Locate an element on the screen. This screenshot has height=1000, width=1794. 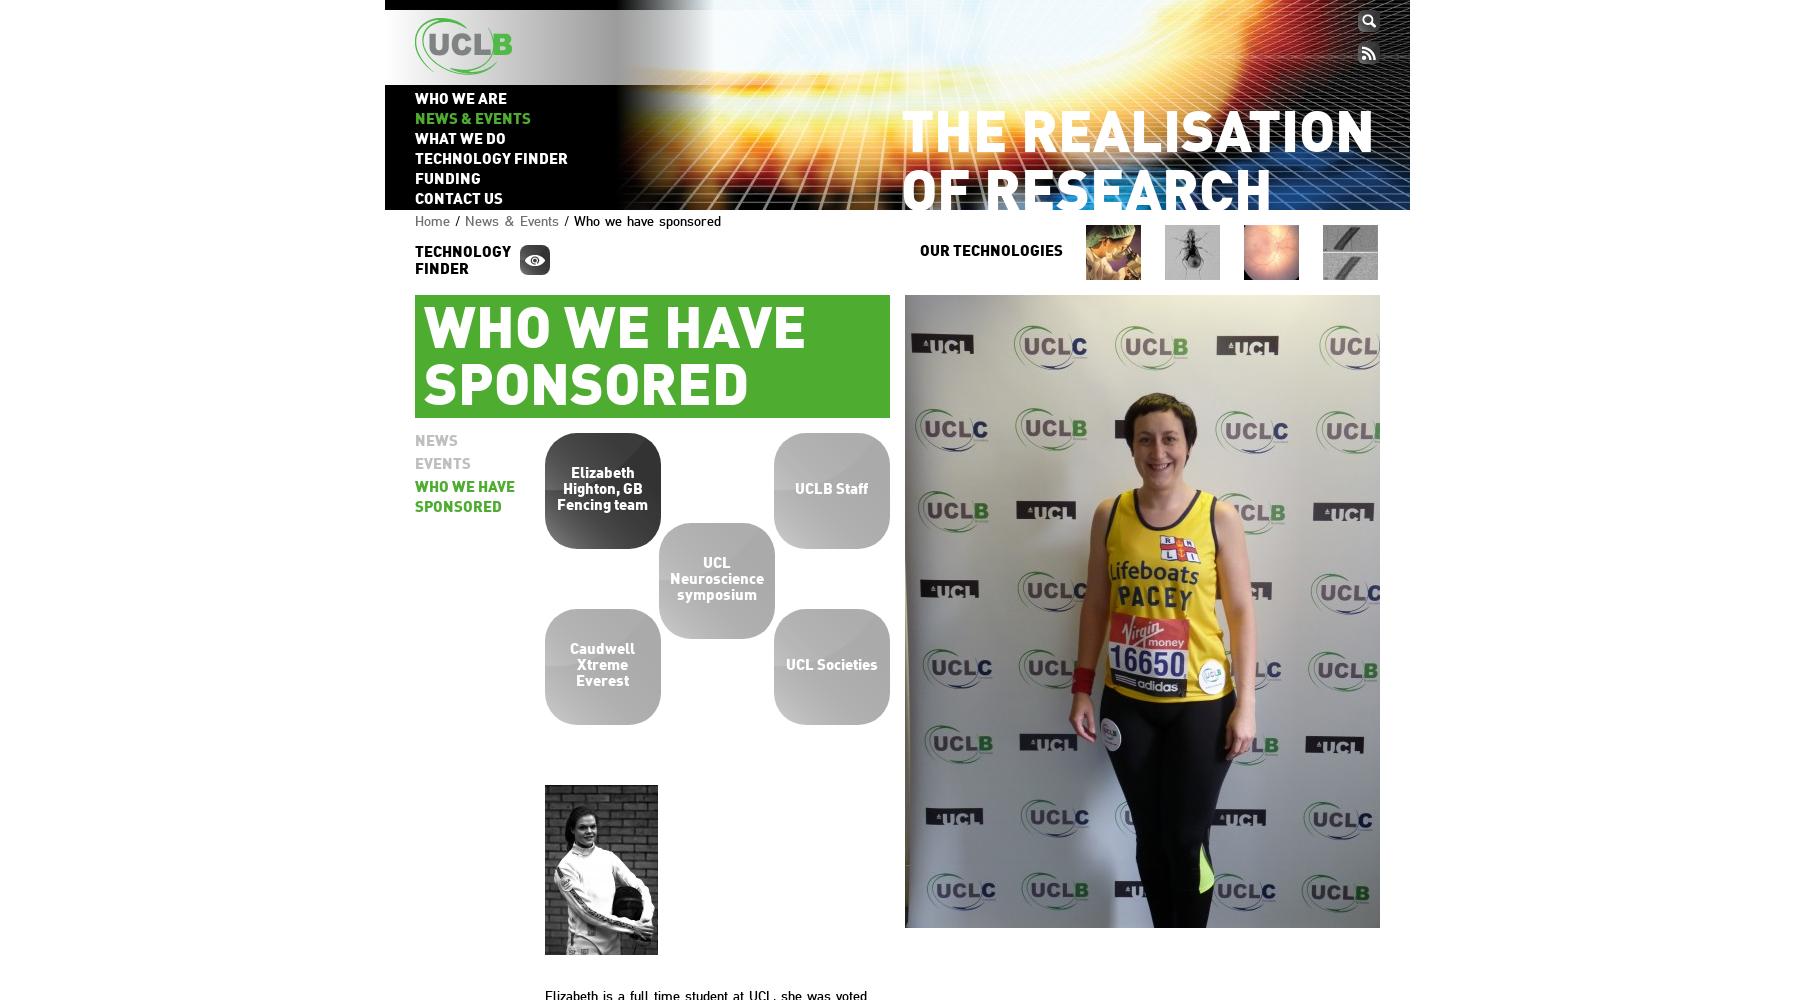
'Our Technologies' is located at coordinates (989, 252).